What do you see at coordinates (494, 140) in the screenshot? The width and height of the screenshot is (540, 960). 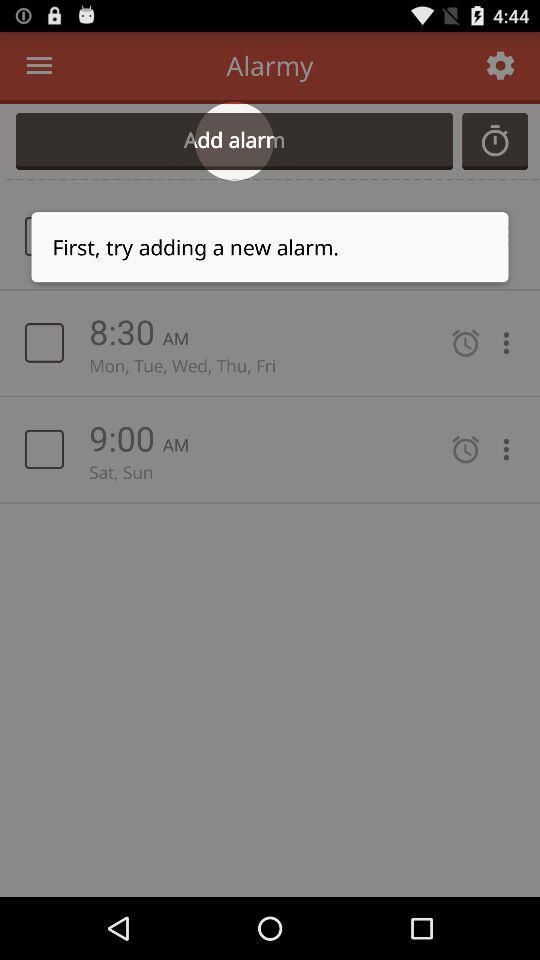 I see `item to the right of the add alarm` at bounding box center [494, 140].